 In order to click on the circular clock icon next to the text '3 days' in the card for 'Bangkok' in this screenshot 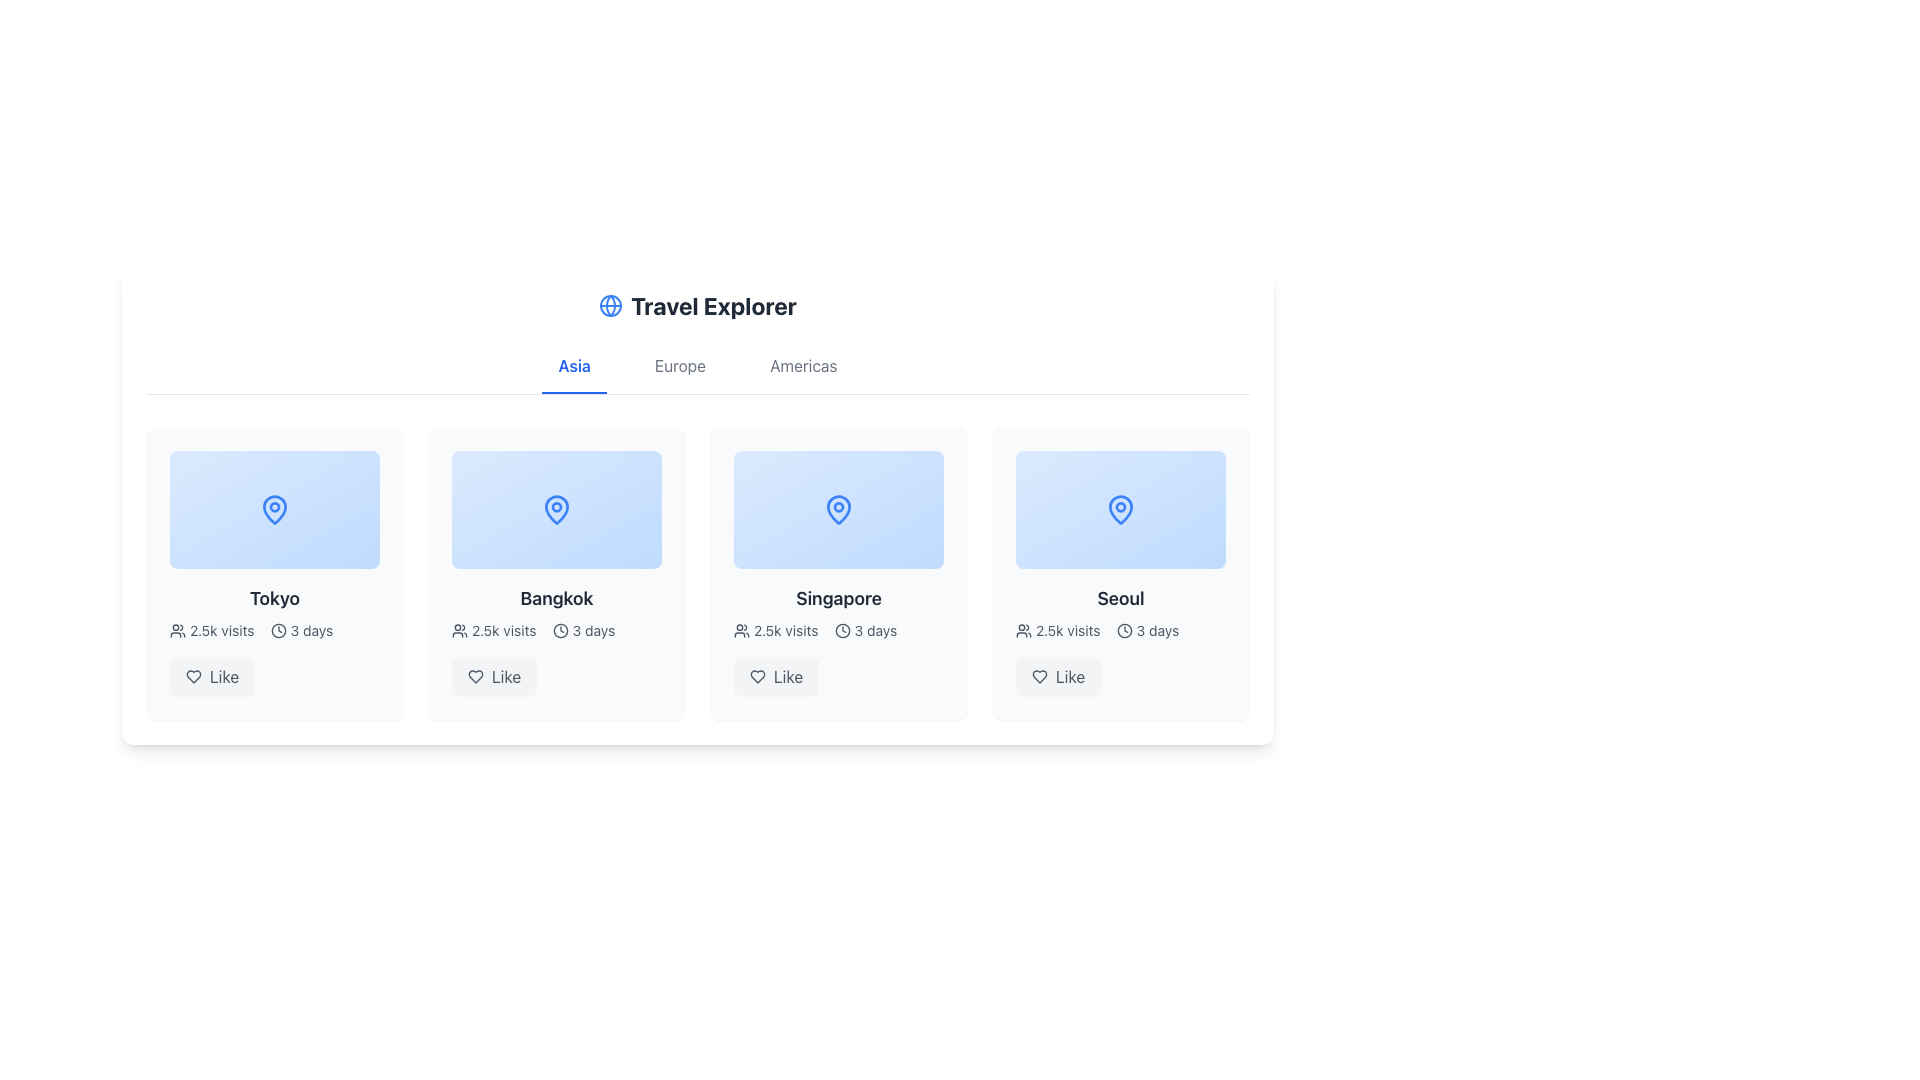, I will do `click(560, 631)`.